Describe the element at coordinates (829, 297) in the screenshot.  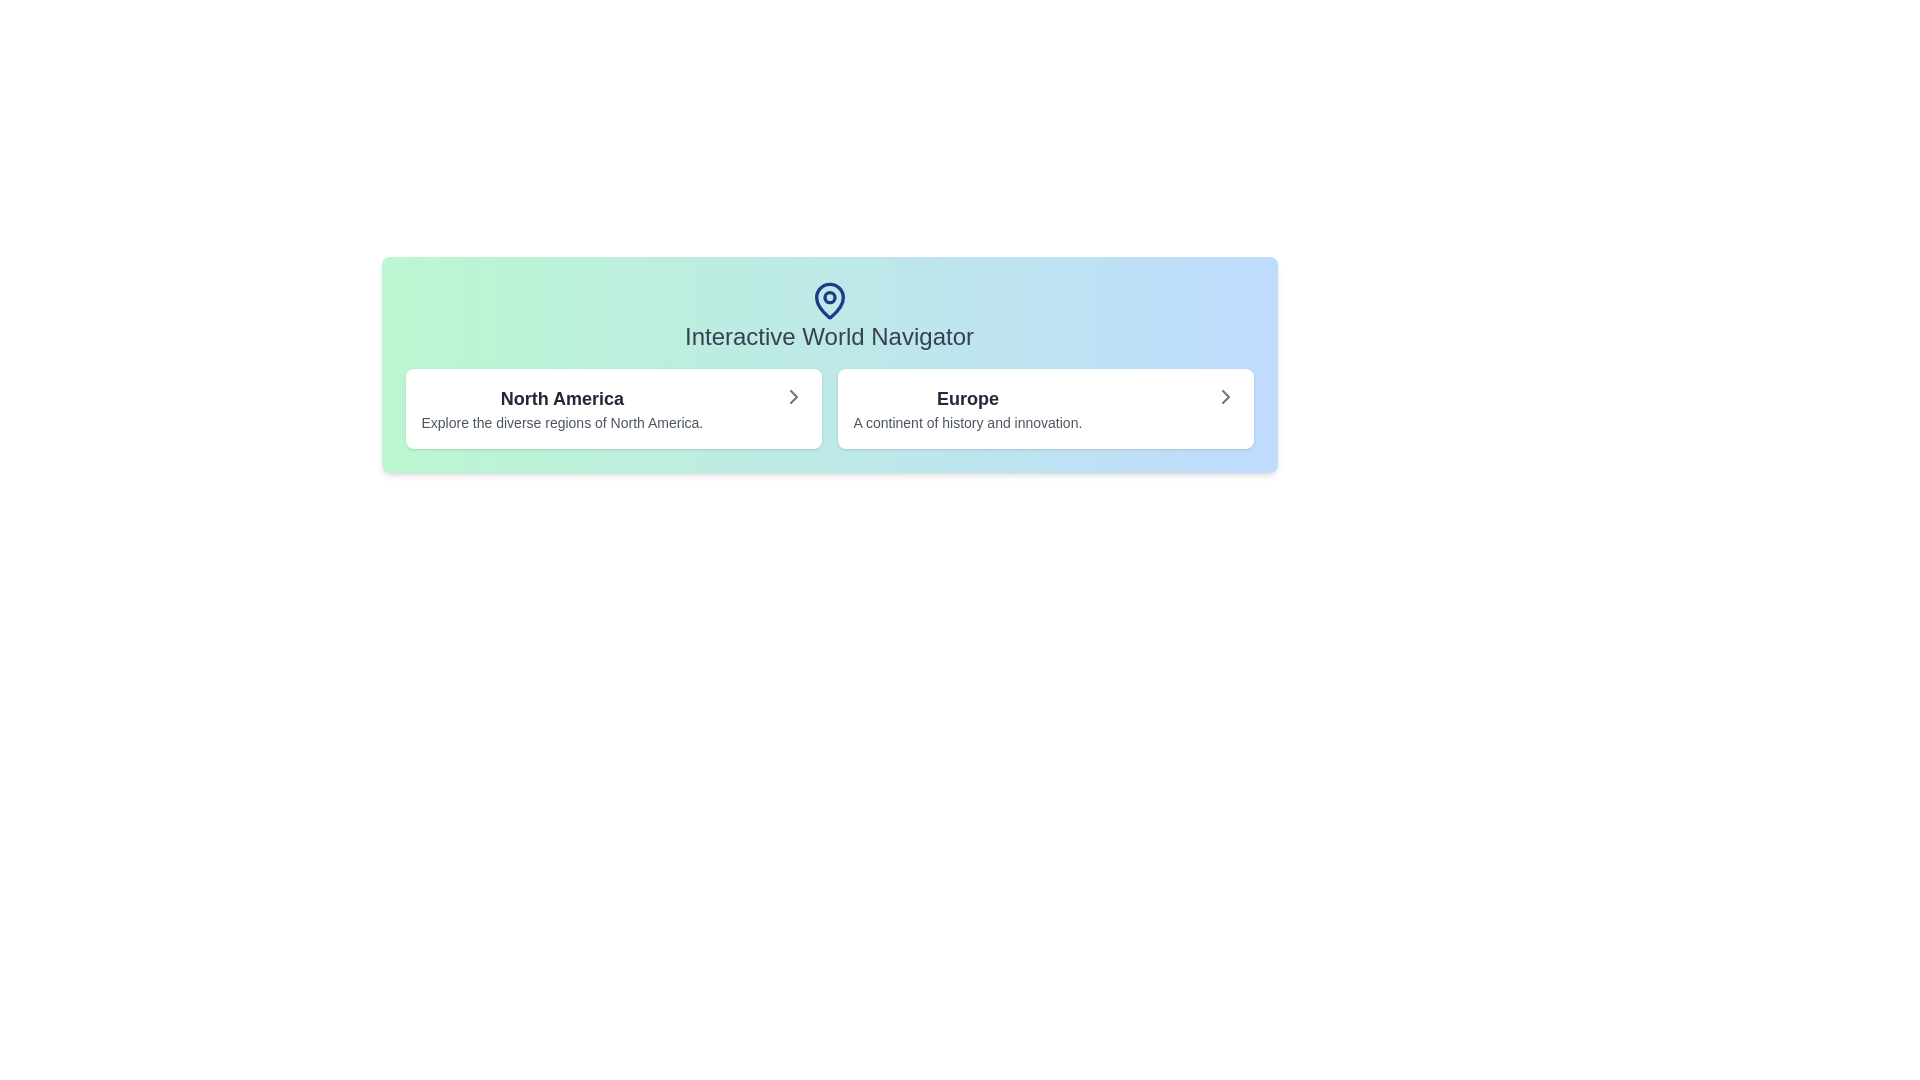
I see `the circular decorative component that serves as the focal point within the map pin icon, positioned at the center of the pin above the sections labeled 'North America' and 'Europe'` at that location.